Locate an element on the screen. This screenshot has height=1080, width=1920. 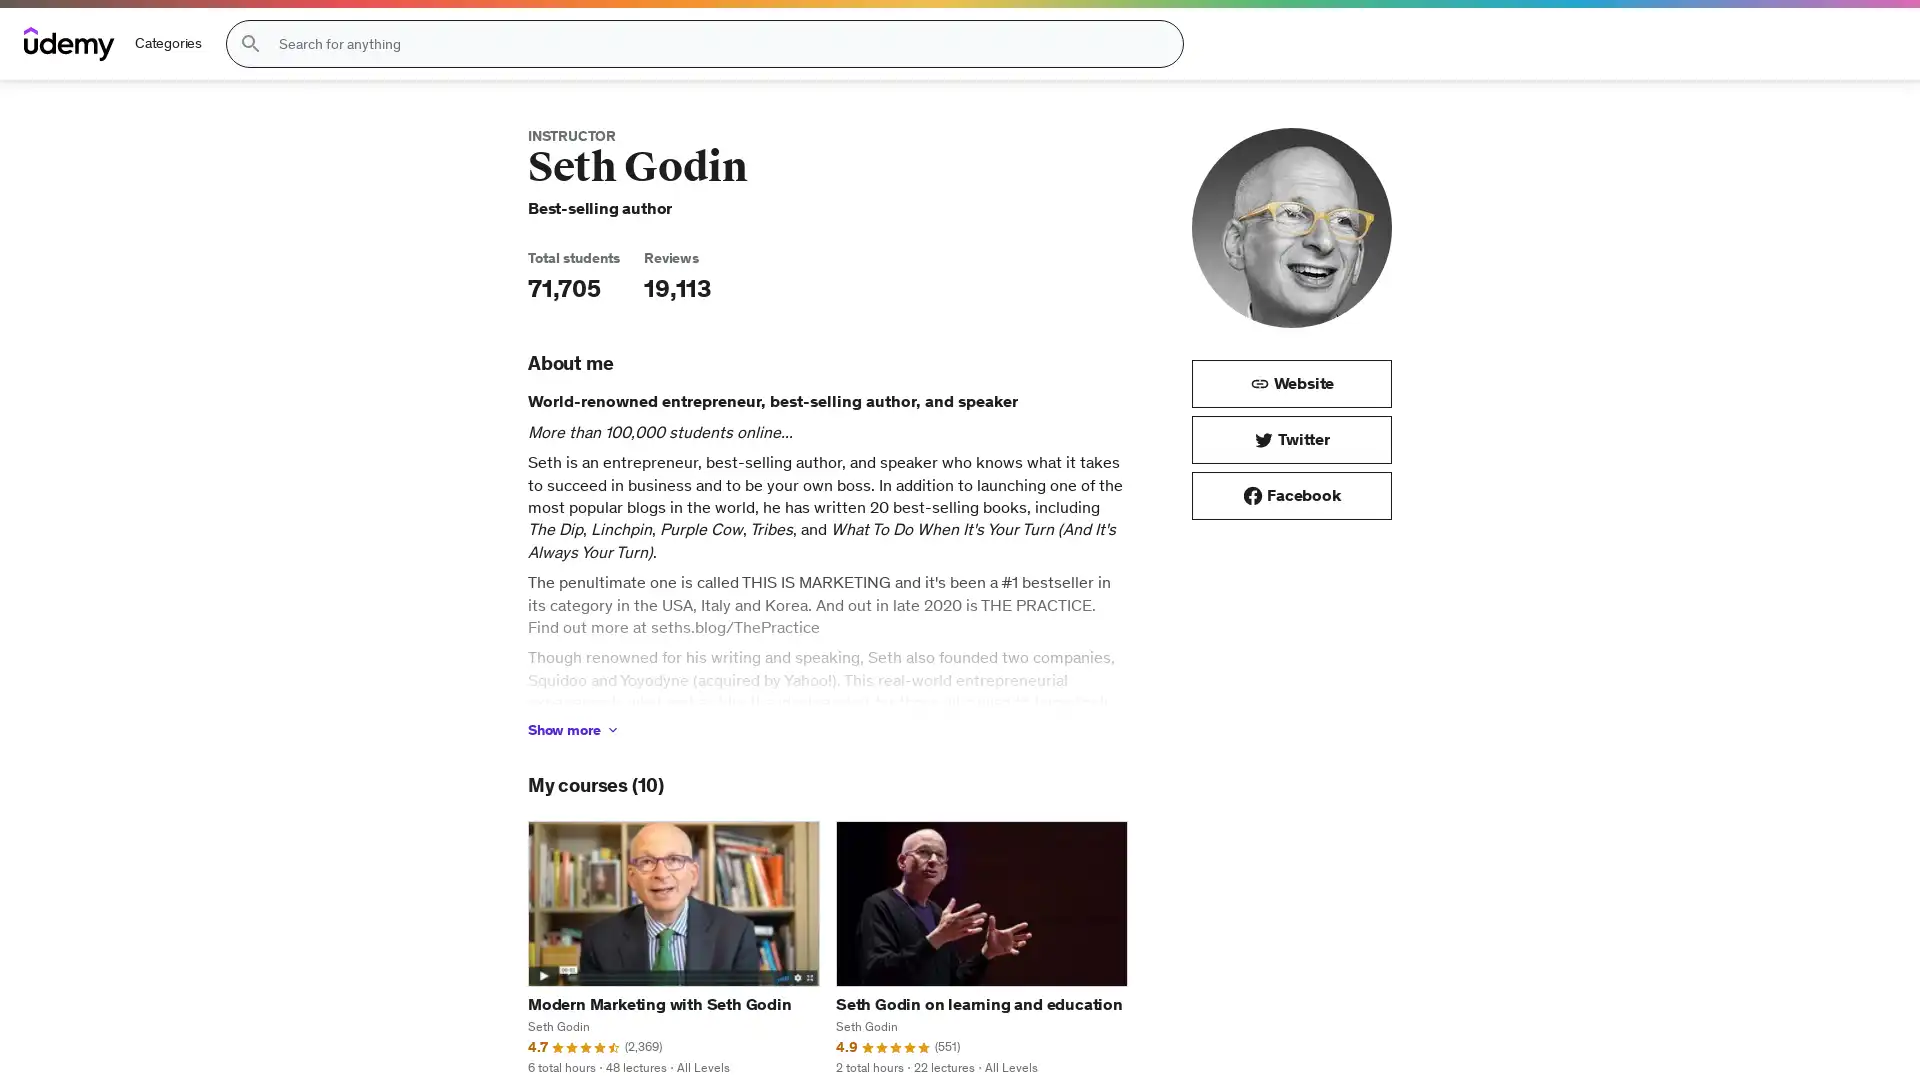
Submit search is located at coordinates (249, 43).